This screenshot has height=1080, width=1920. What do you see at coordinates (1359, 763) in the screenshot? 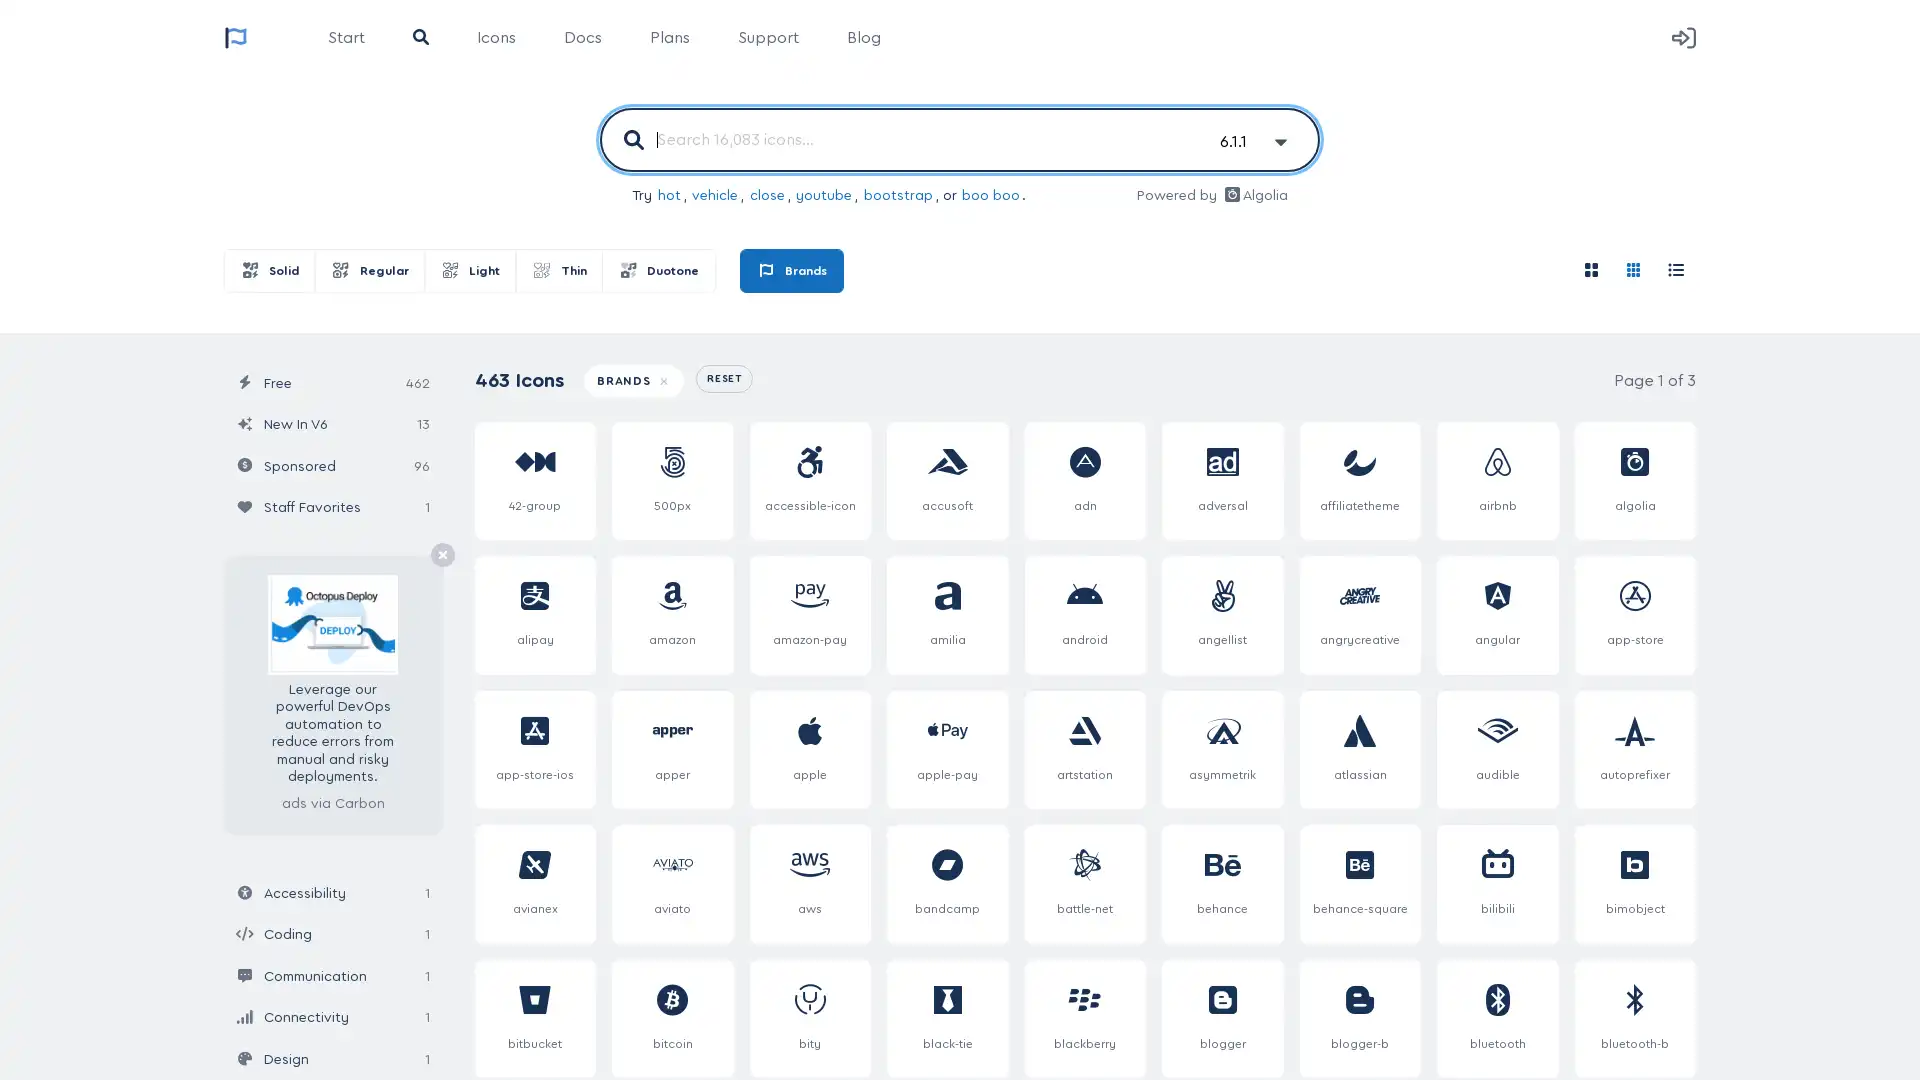
I see `atlassian` at bounding box center [1359, 763].